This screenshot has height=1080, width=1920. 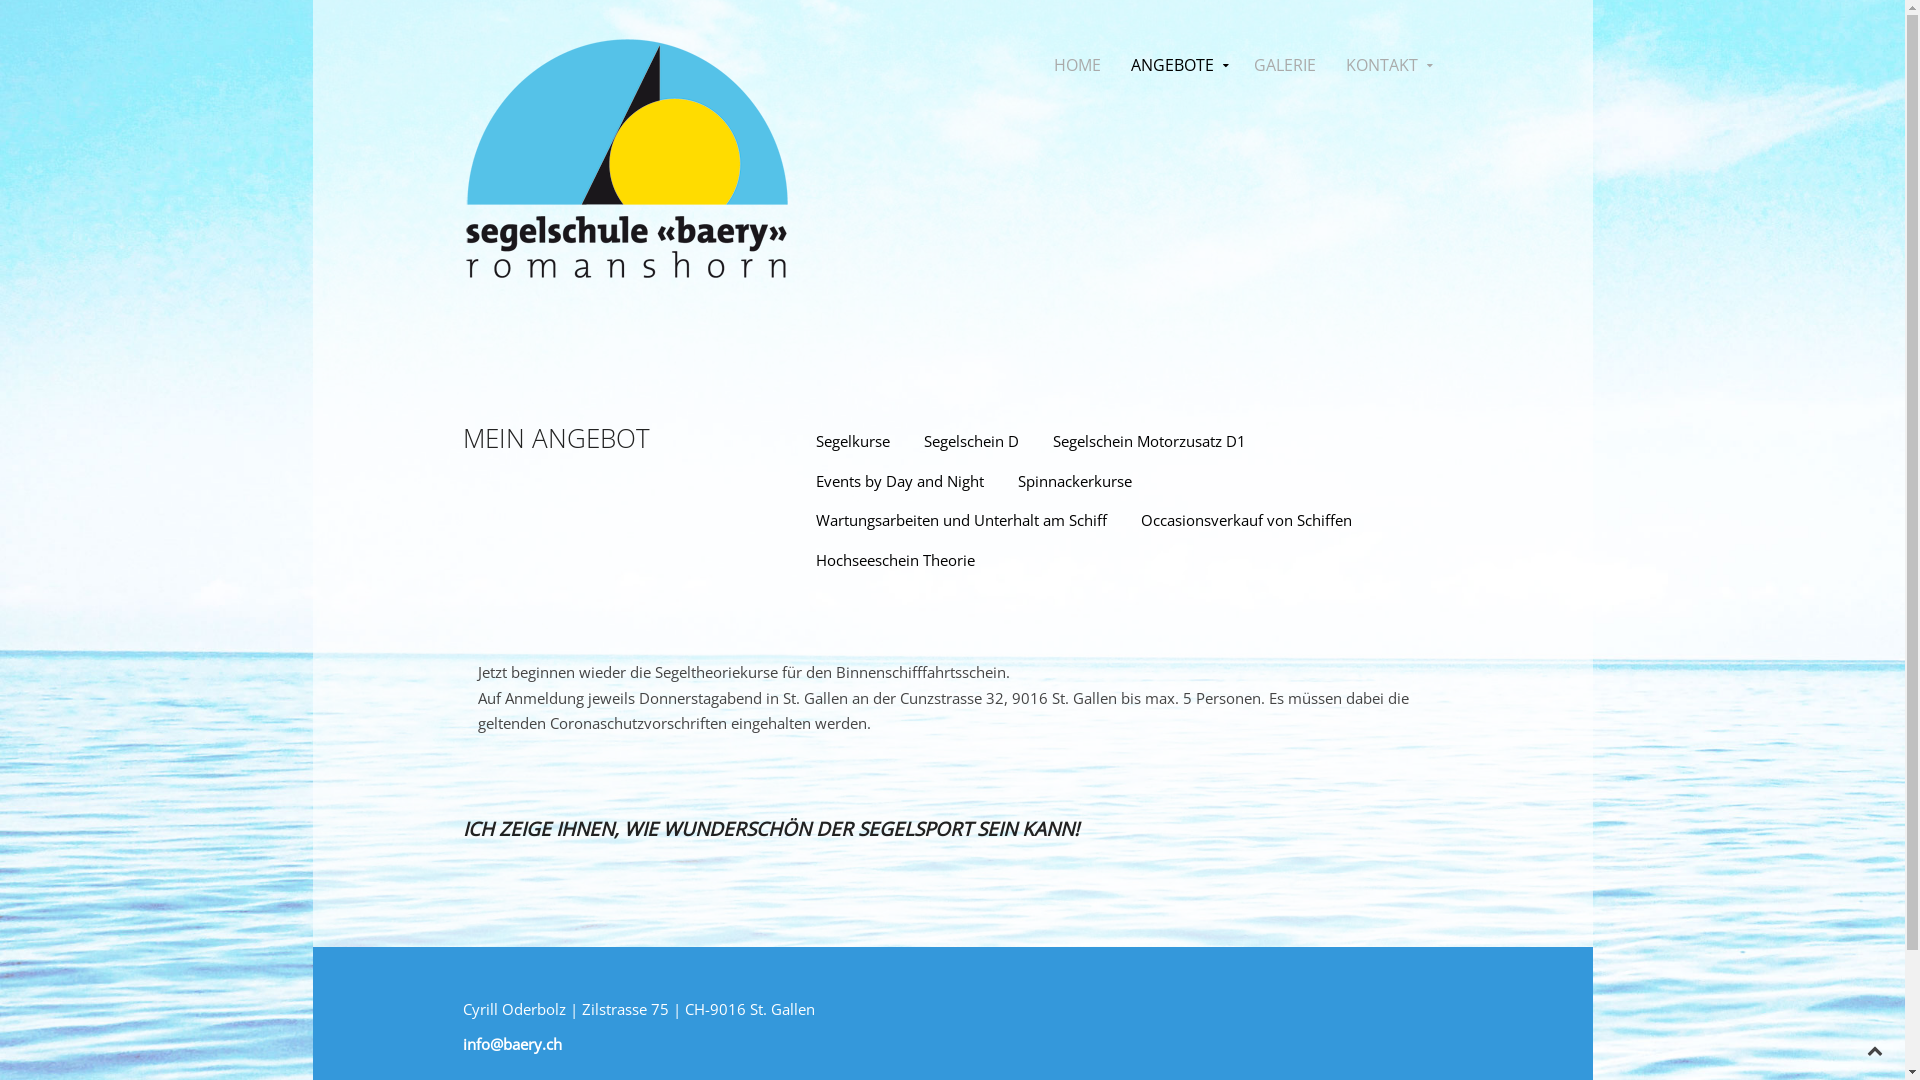 I want to click on 'Spinnackerkurse', so click(x=1074, y=482).